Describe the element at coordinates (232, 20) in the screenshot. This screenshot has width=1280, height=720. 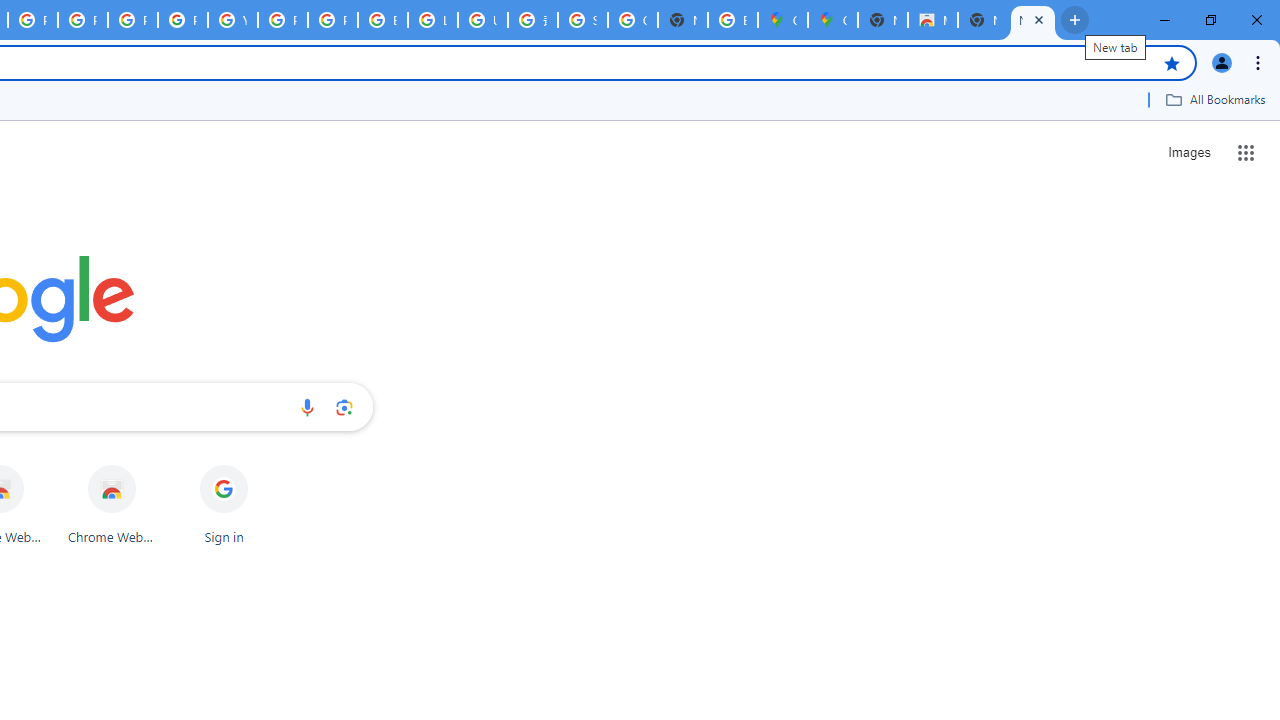
I see `'YouTube'` at that location.